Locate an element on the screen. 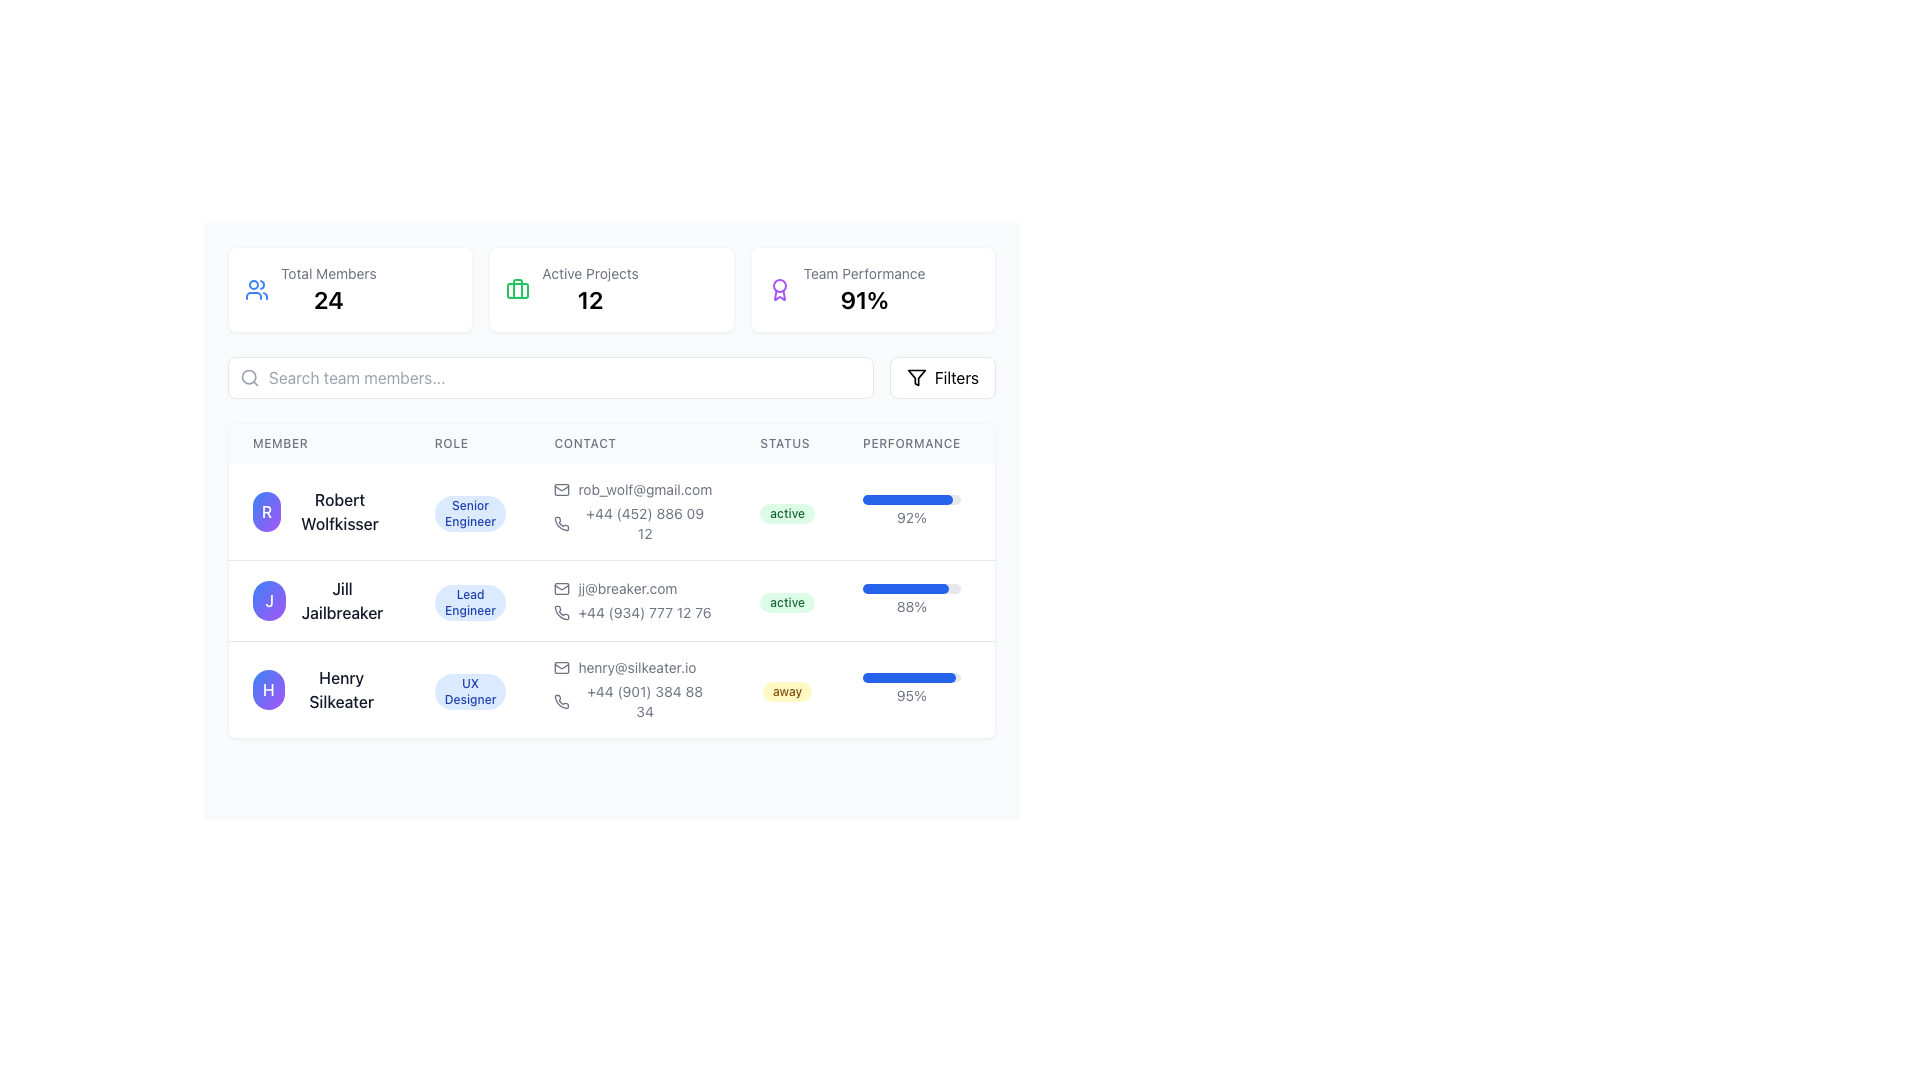 This screenshot has height=1080, width=1920. the text label displaying the performance percentage value in the 'PERFORMANCE' column of the second row of the data table, which is located to the right of a blue progress bar is located at coordinates (911, 605).